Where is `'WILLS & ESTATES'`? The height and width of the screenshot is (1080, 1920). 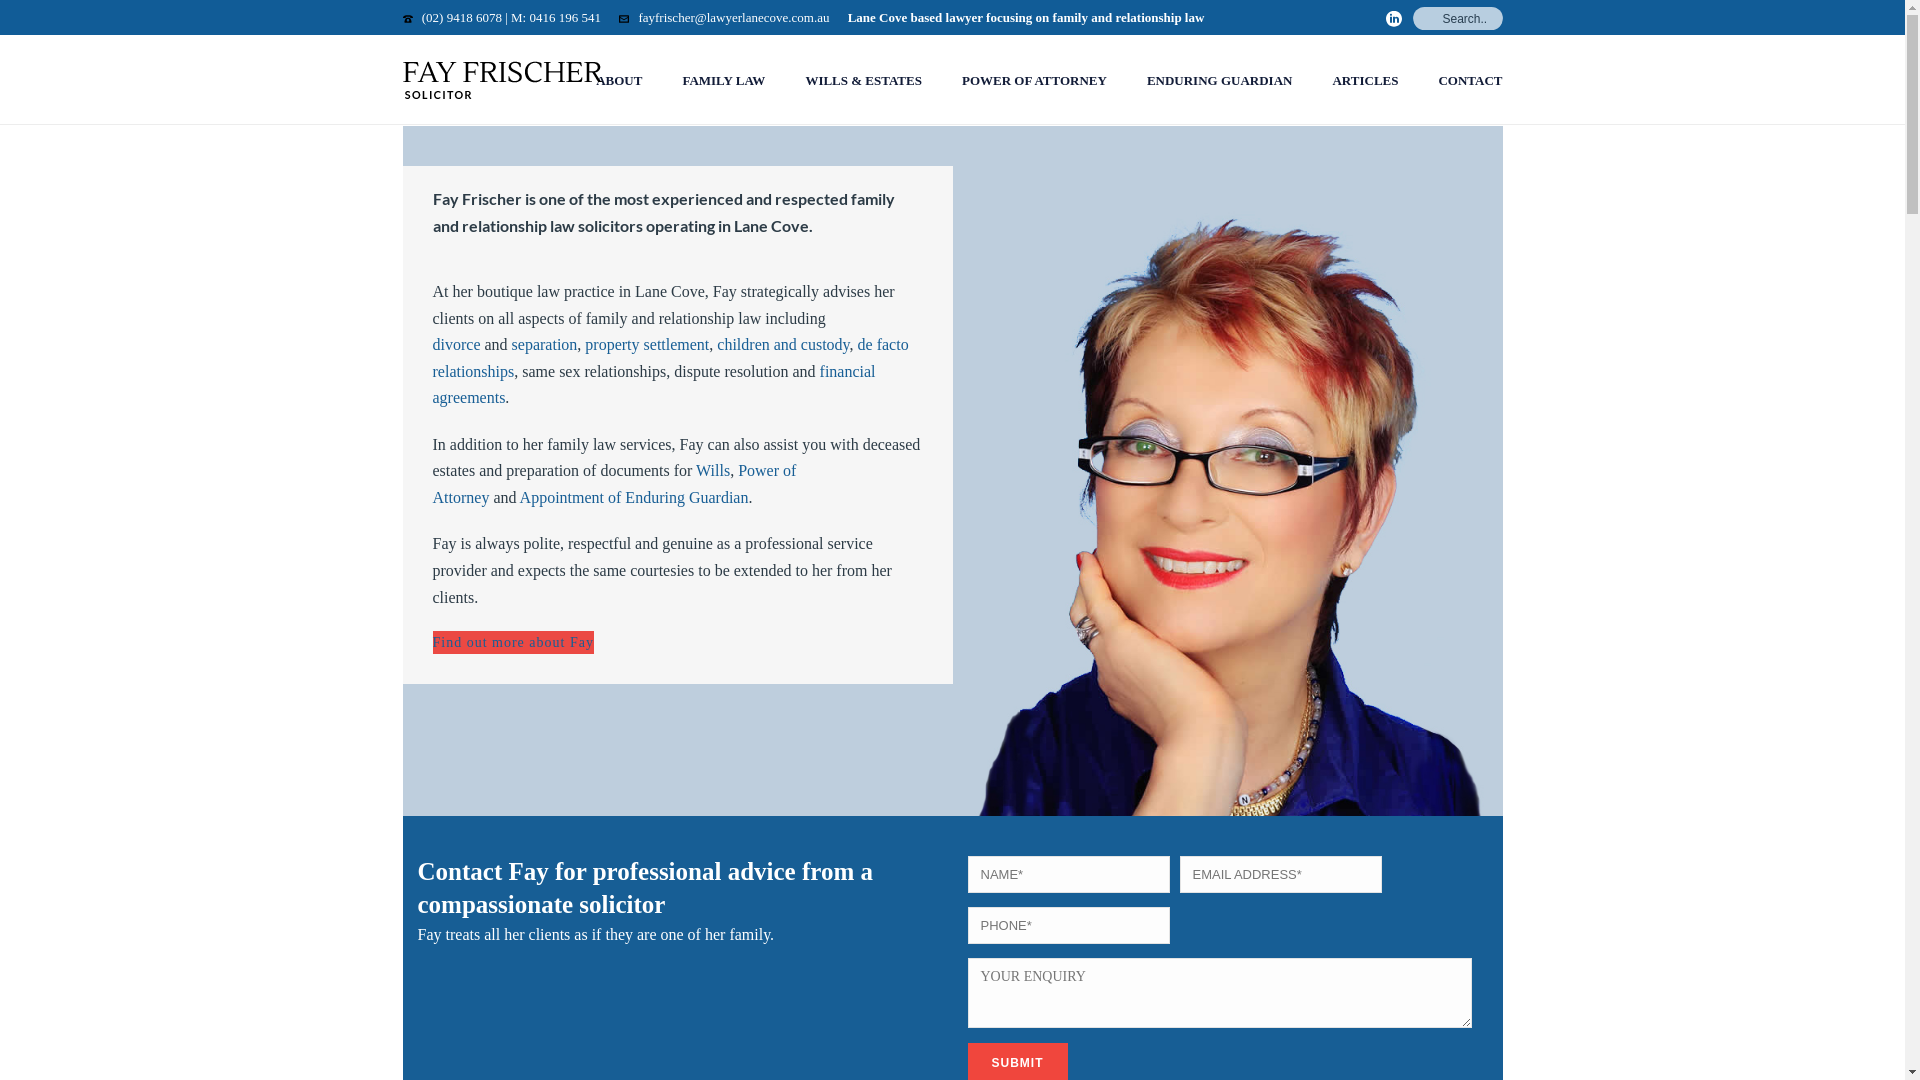
'WILLS & ESTATES' is located at coordinates (784, 80).